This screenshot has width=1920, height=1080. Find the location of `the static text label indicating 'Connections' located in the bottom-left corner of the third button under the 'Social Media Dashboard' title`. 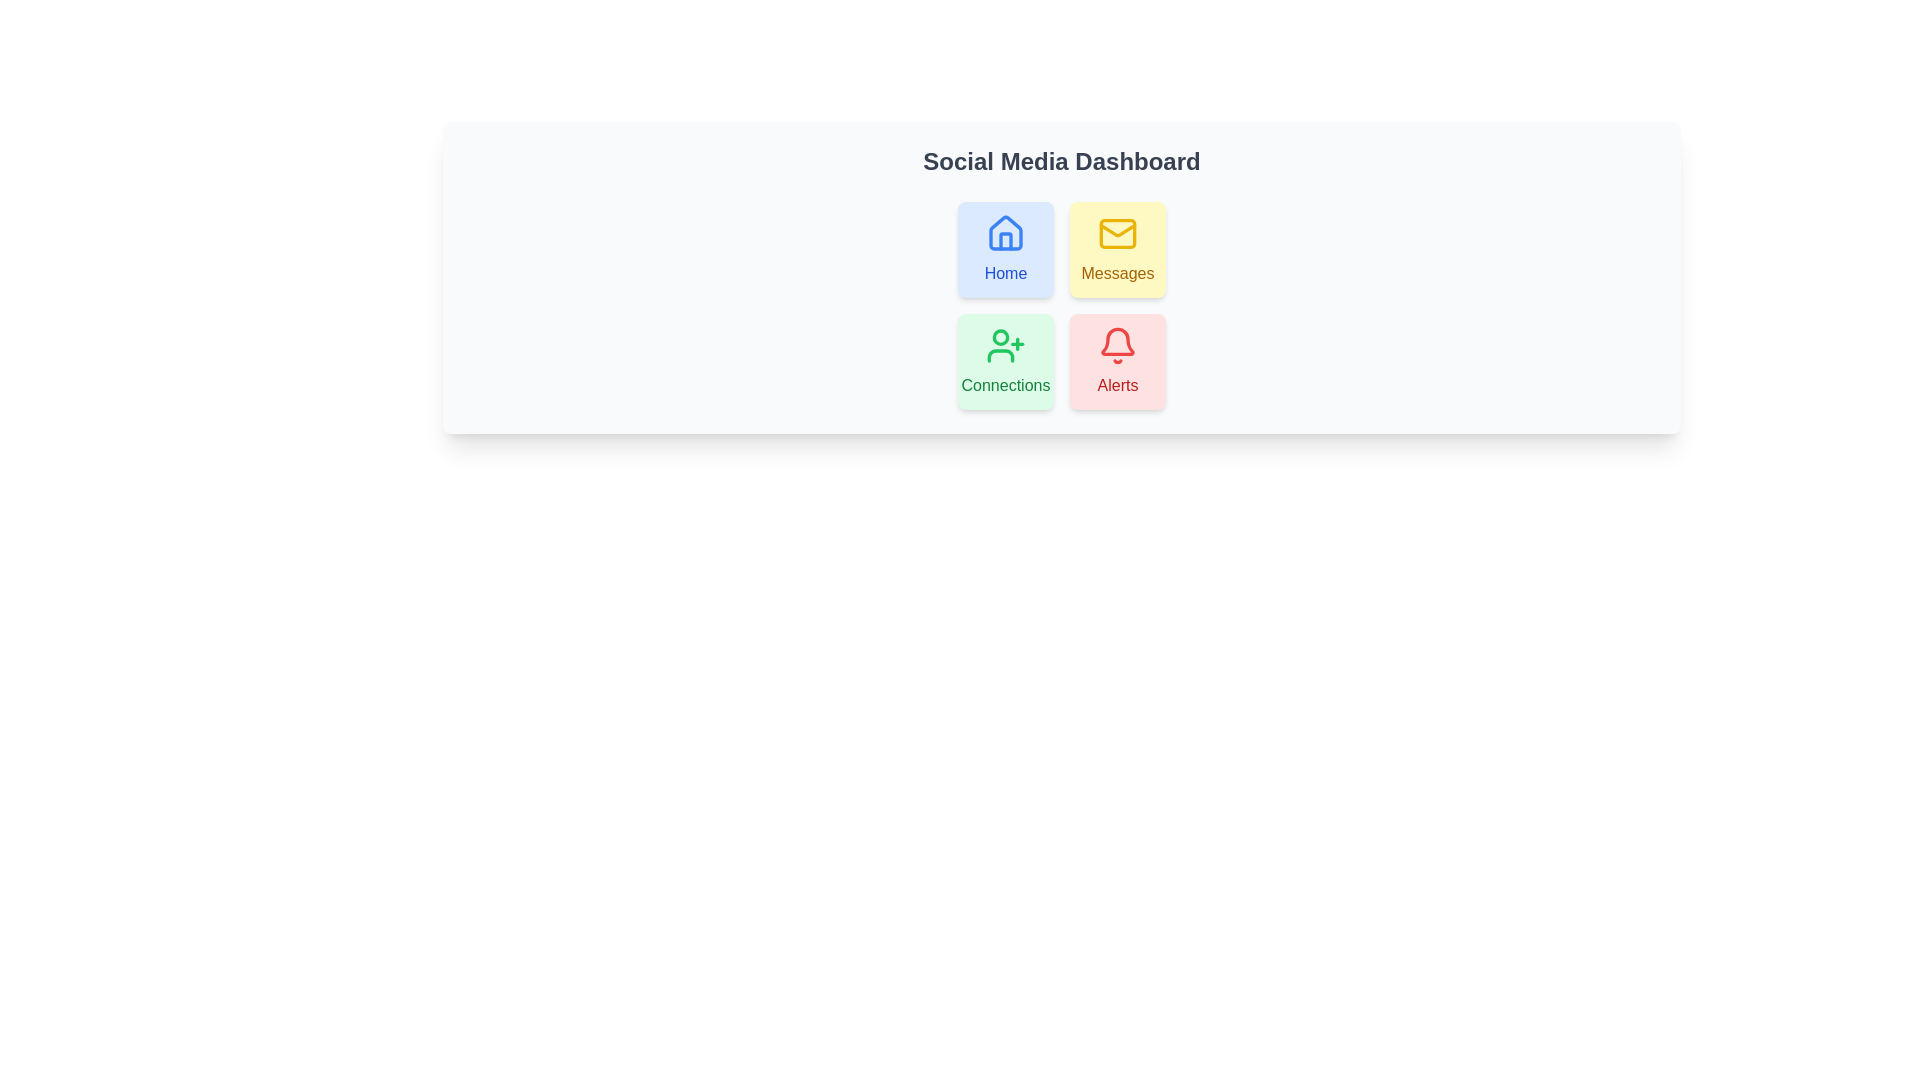

the static text label indicating 'Connections' located in the bottom-left corner of the third button under the 'Social Media Dashboard' title is located at coordinates (1006, 385).